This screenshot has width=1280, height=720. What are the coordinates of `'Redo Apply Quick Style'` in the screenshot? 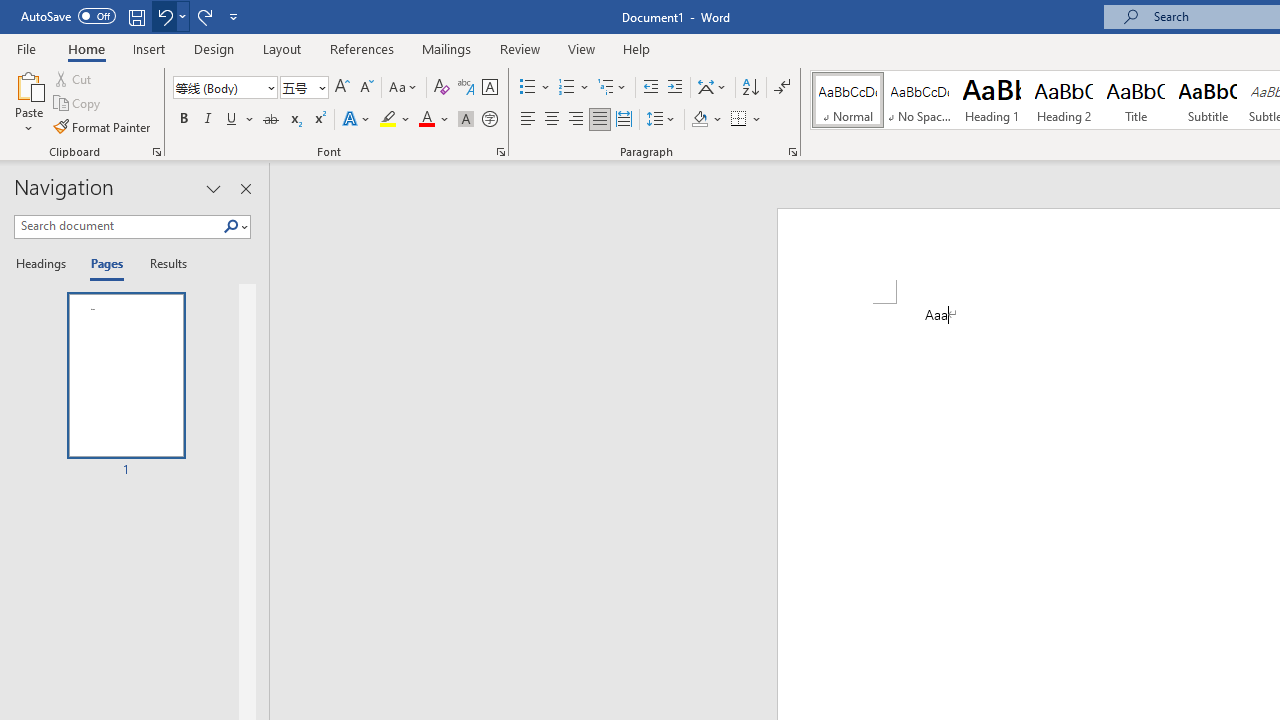 It's located at (204, 16).